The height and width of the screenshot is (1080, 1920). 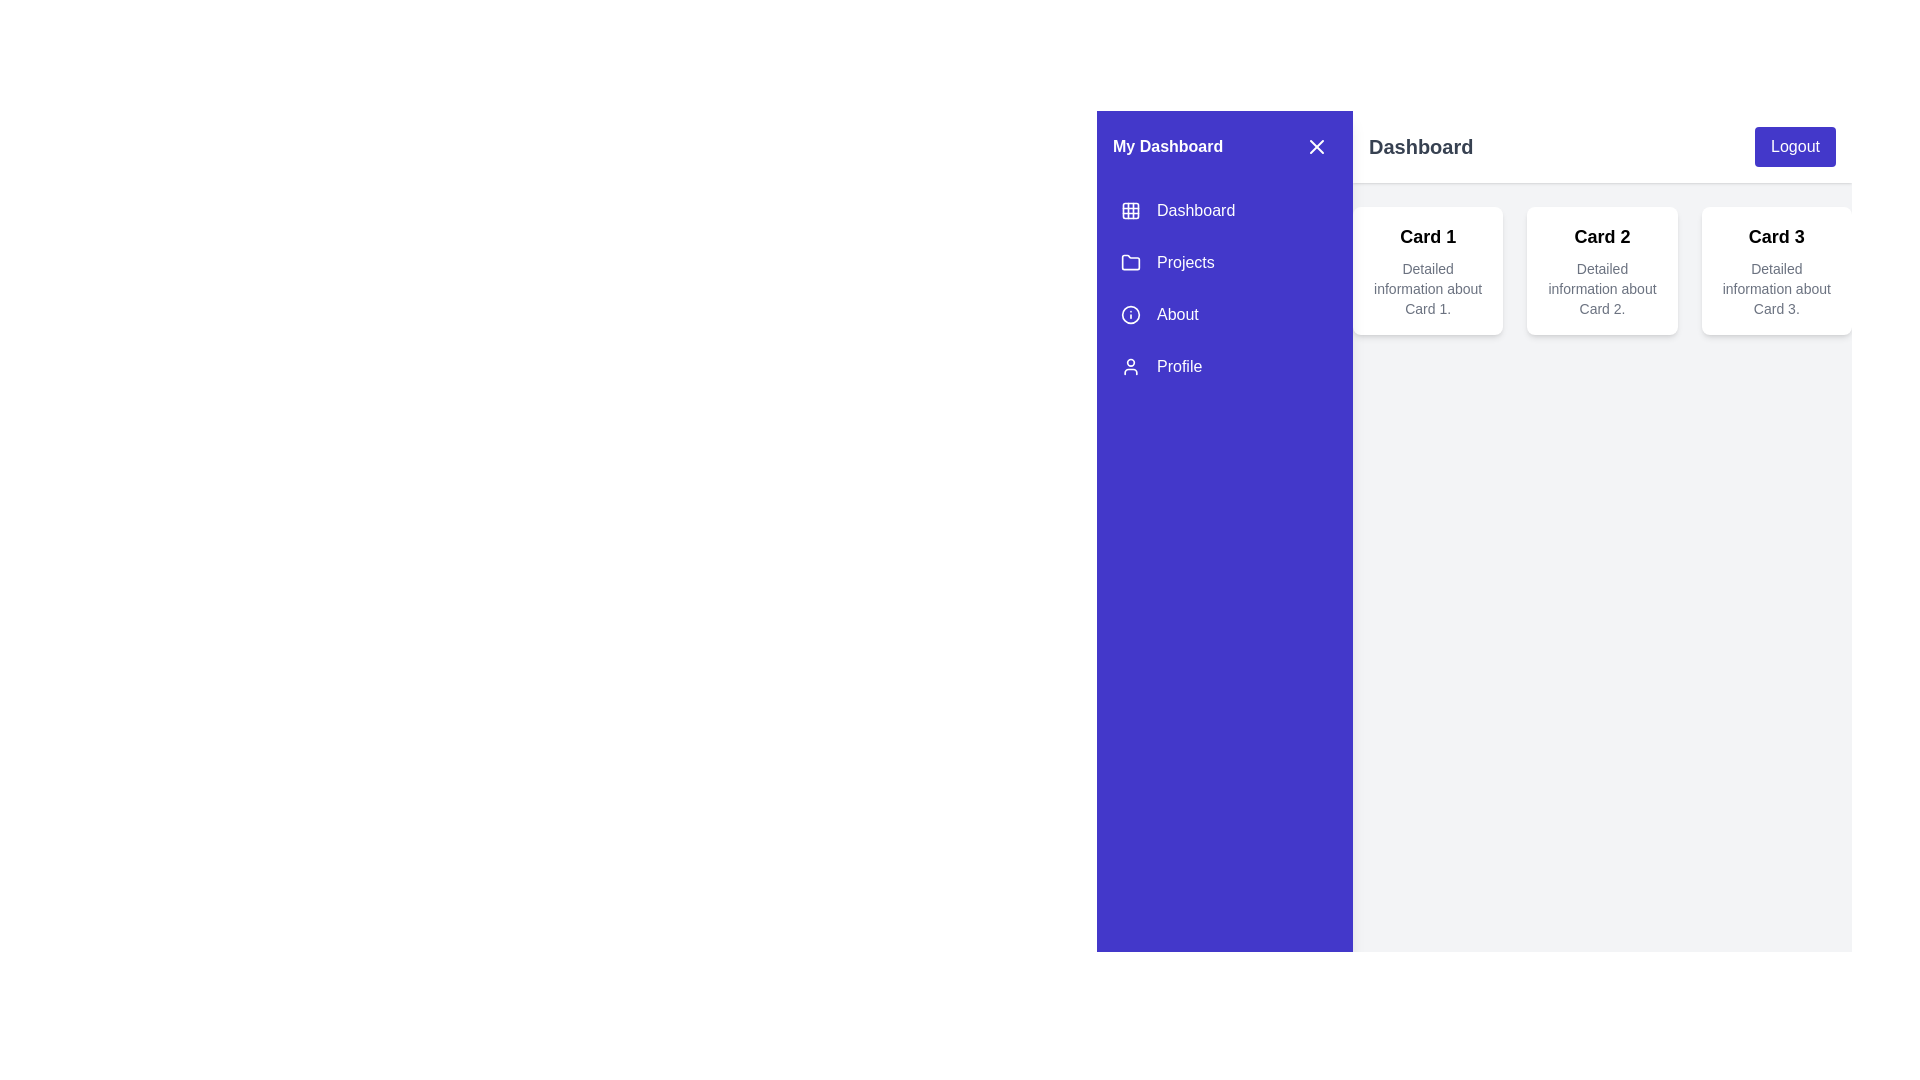 I want to click on the 'Projects' Interactive Navigation Item in the vertical navigation menu, so click(x=1223, y=261).